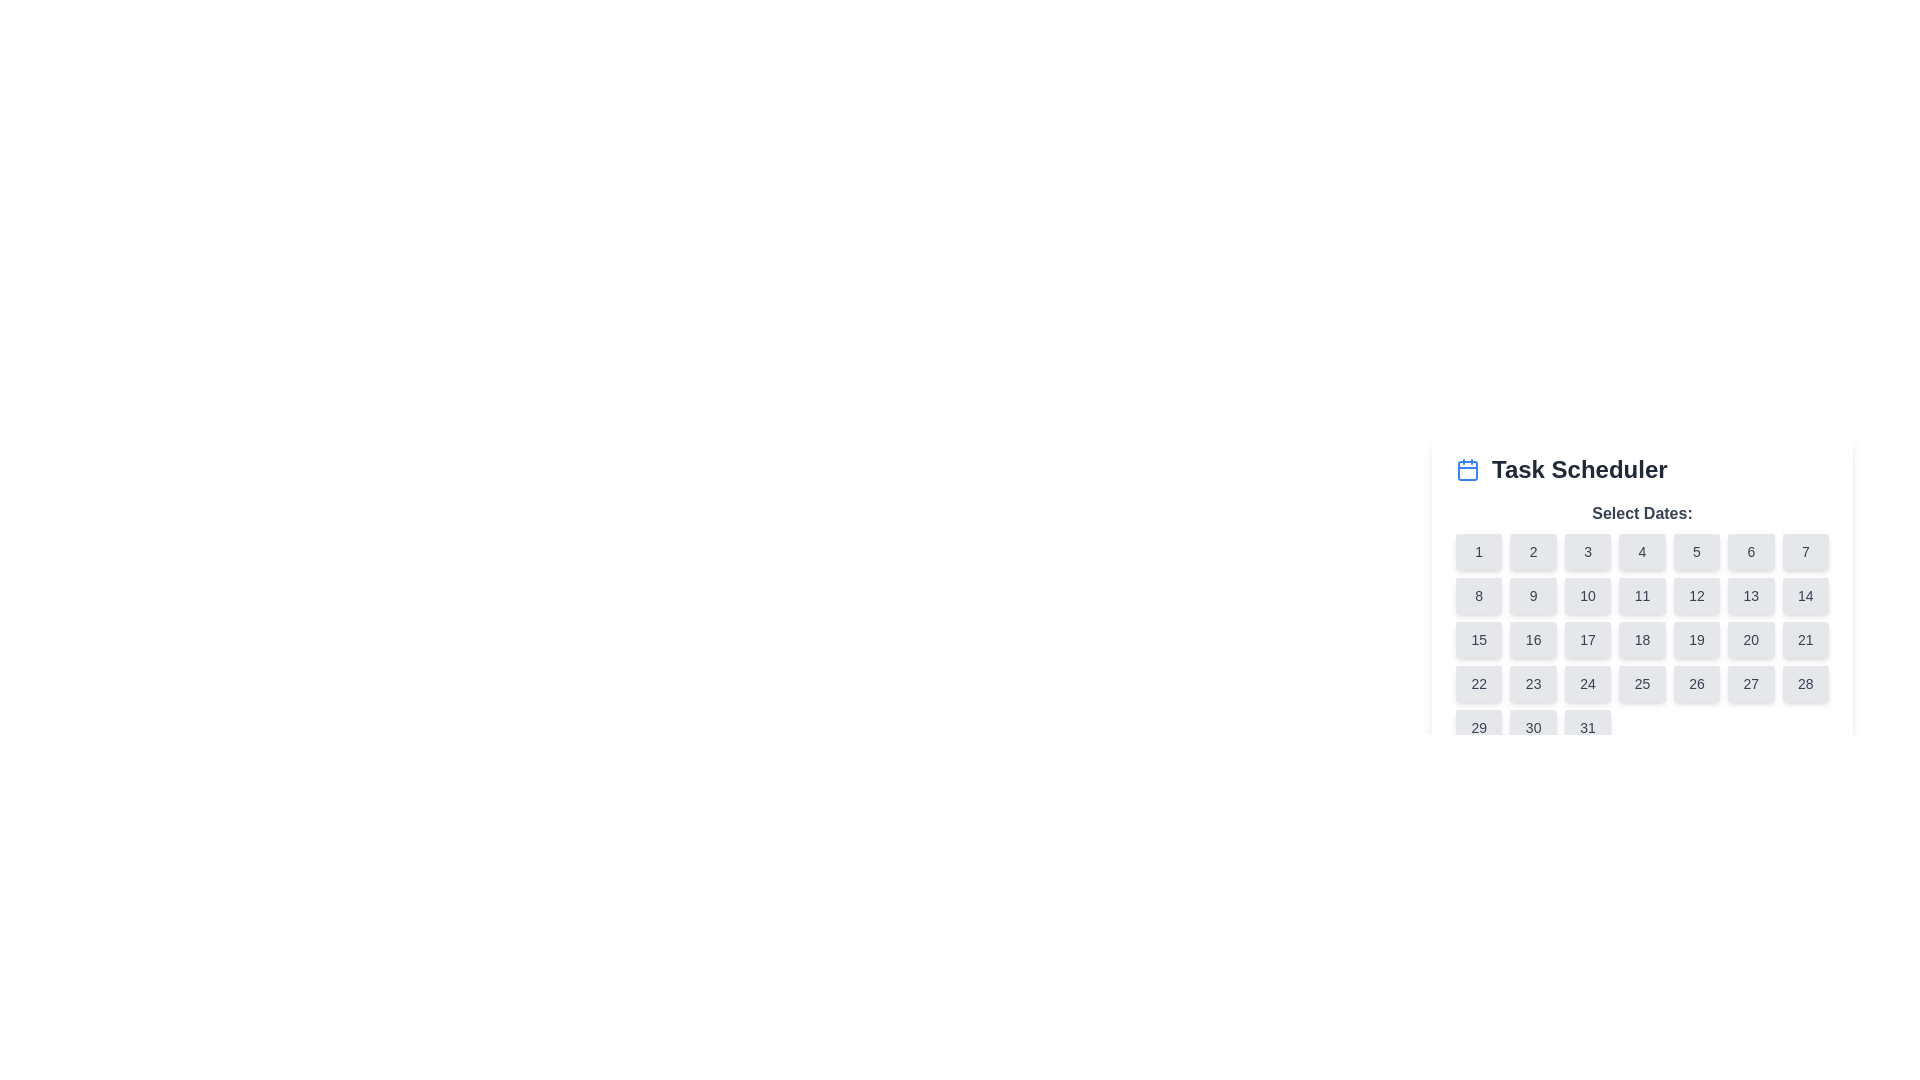 Image resolution: width=1920 pixels, height=1080 pixels. Describe the element at coordinates (1479, 595) in the screenshot. I see `the button with the number '8' in the 'Task Scheduler' section` at that location.